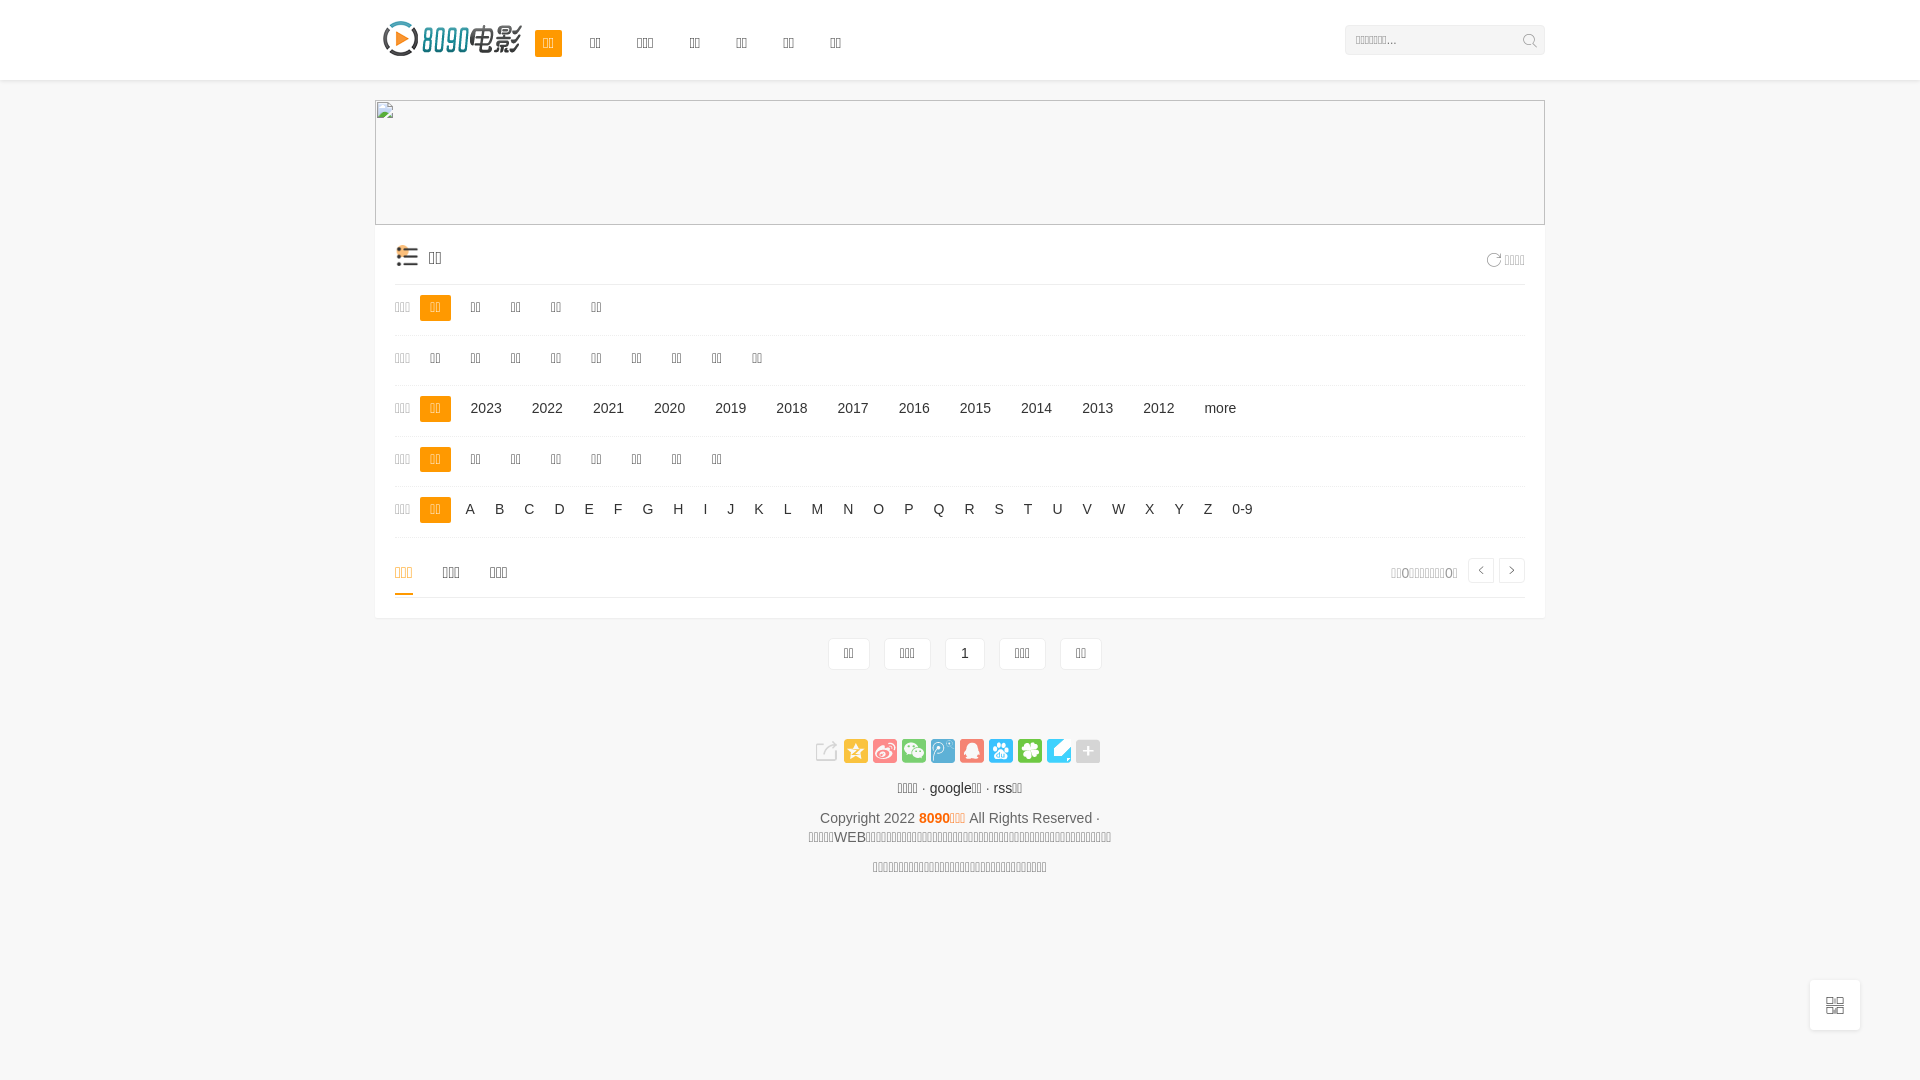 The width and height of the screenshot is (1920, 1080). Describe the element at coordinates (897, 508) in the screenshot. I see `'P'` at that location.